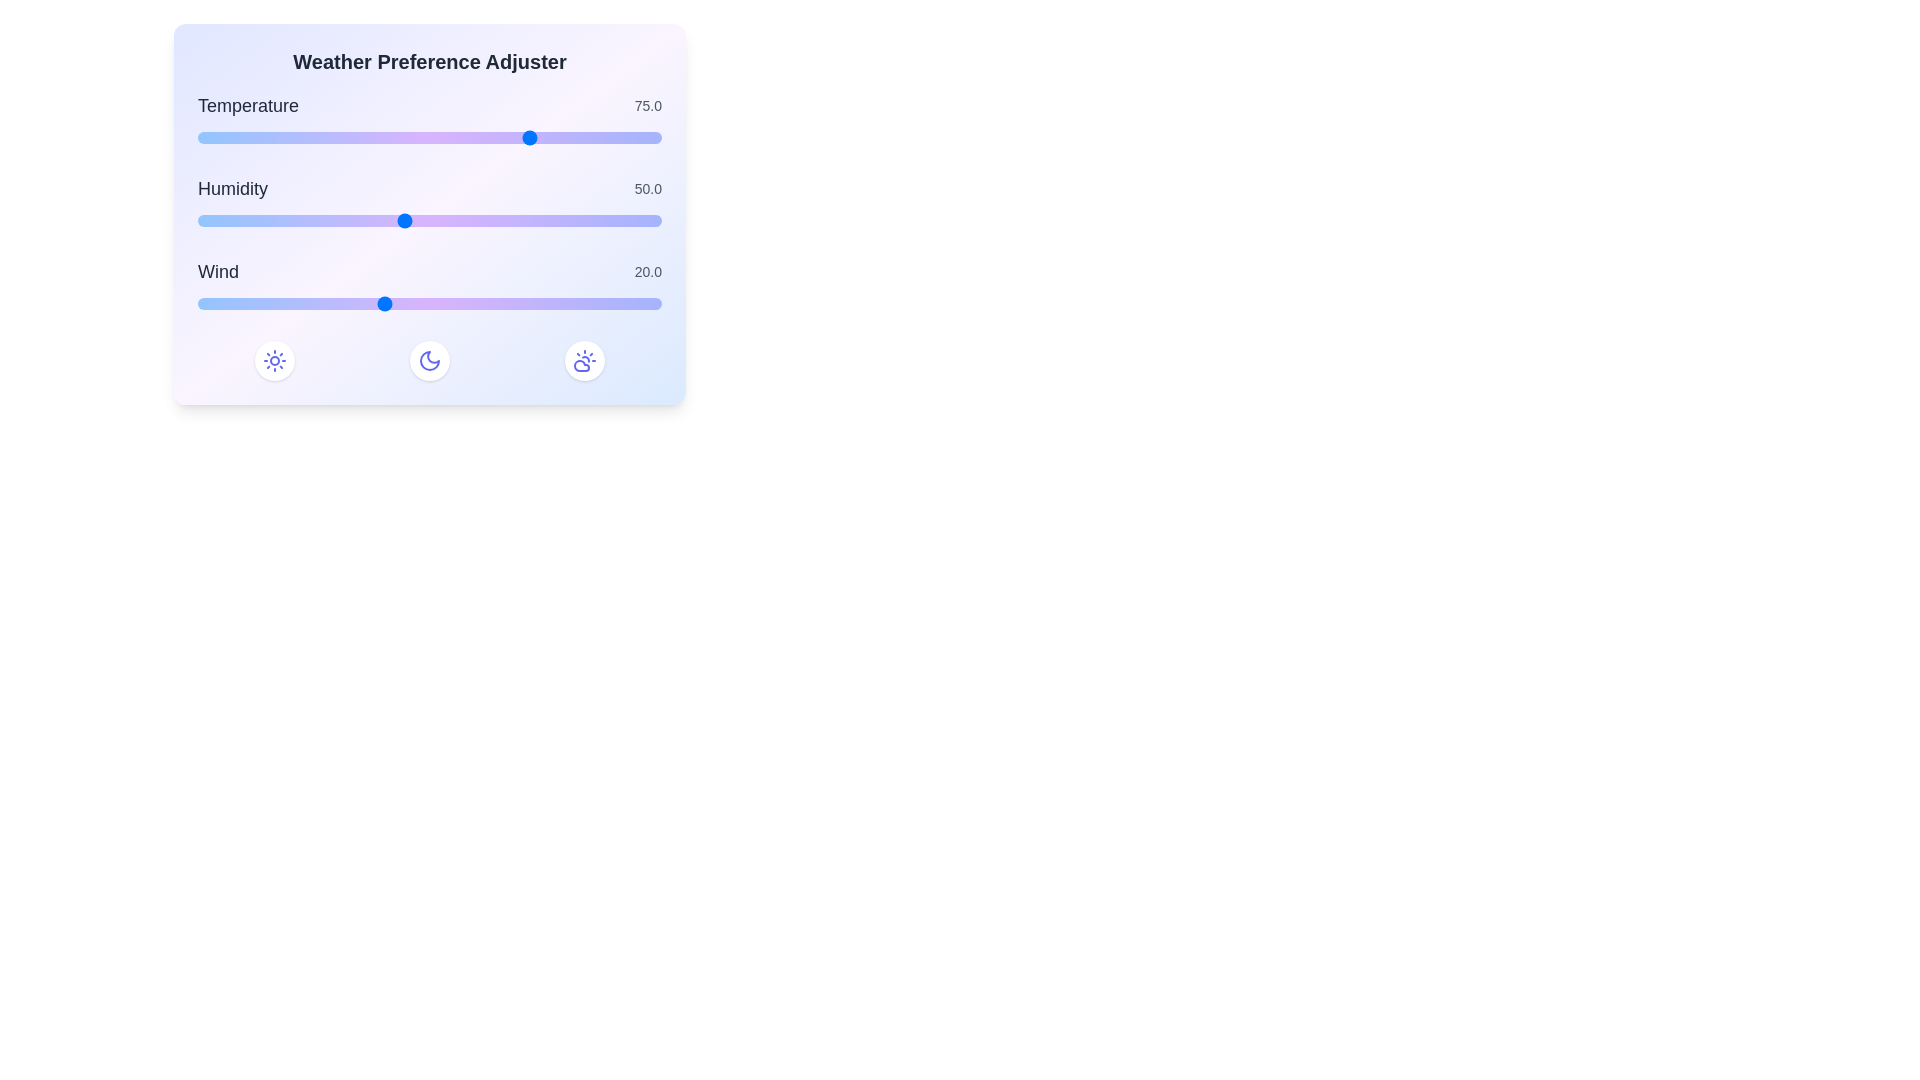  What do you see at coordinates (213, 137) in the screenshot?
I see `the temperature` at bounding box center [213, 137].